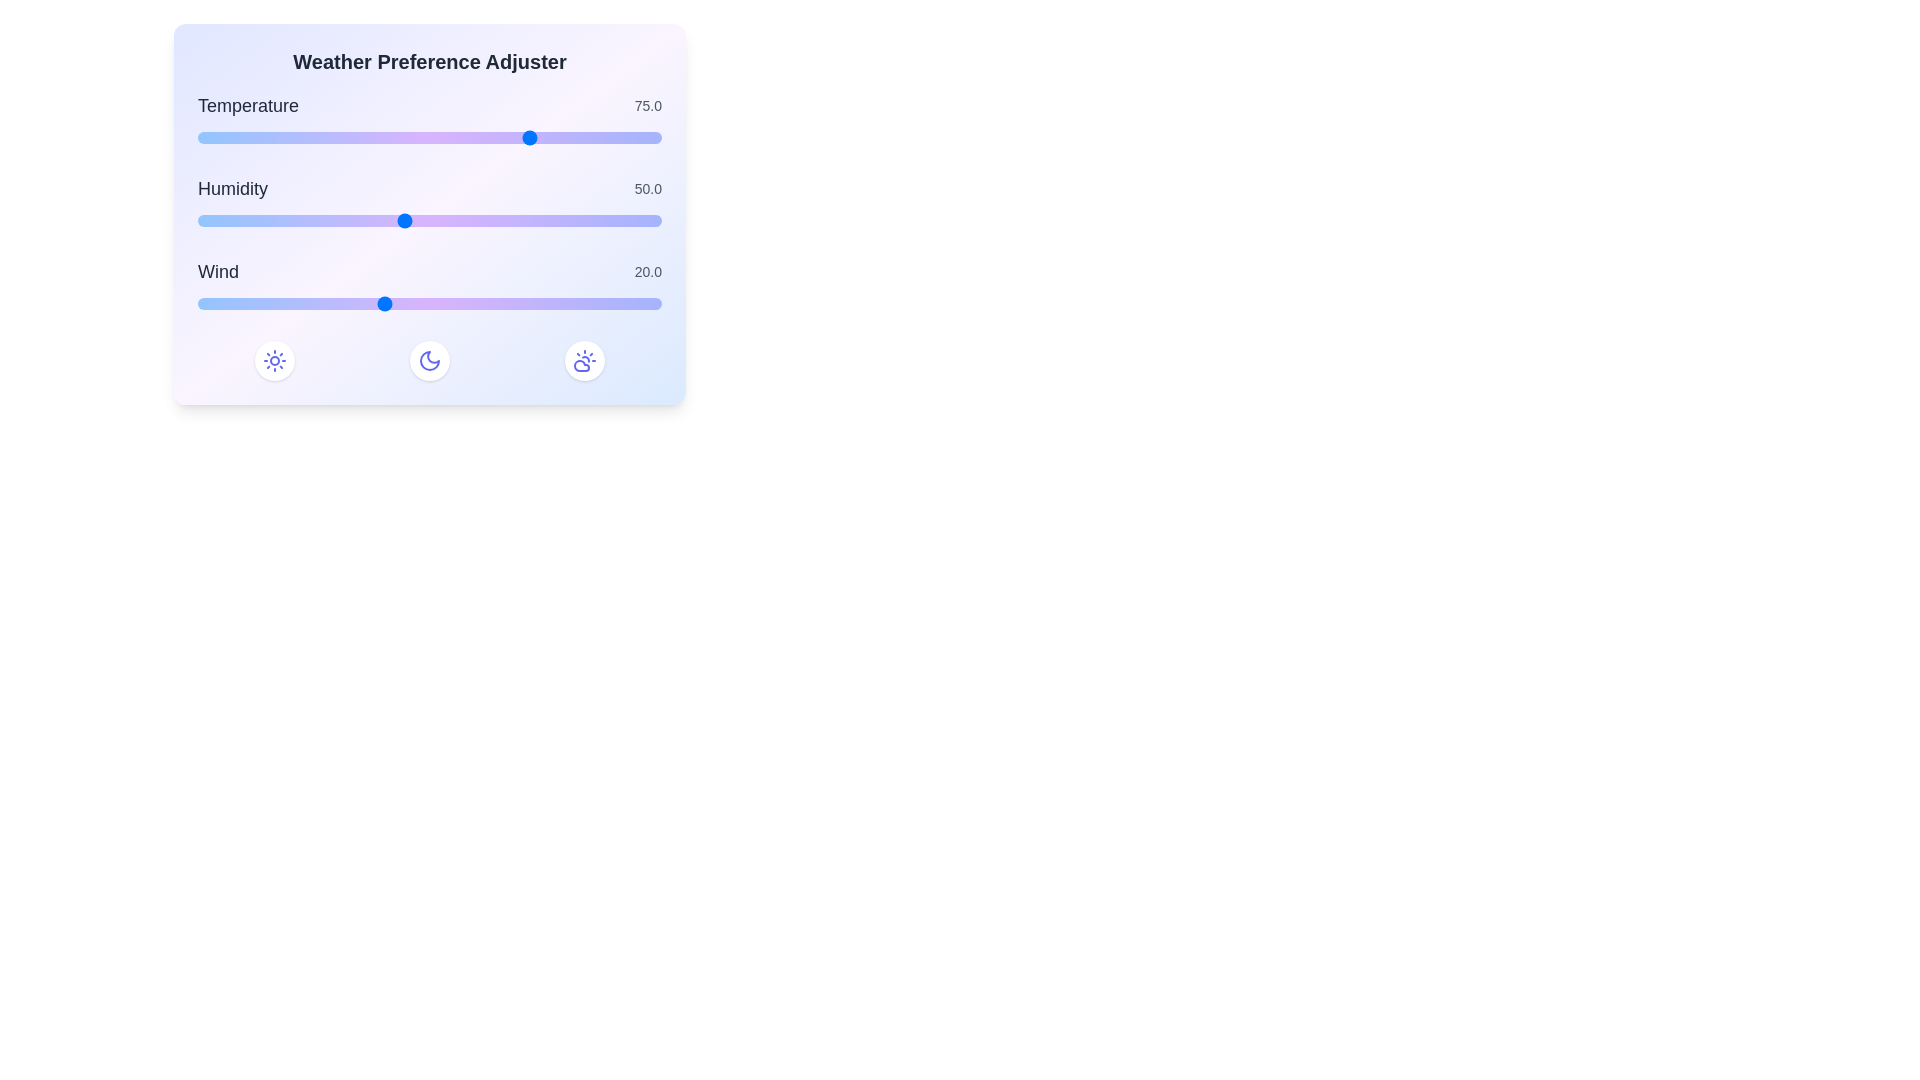  What do you see at coordinates (213, 137) in the screenshot?
I see `the temperature` at bounding box center [213, 137].